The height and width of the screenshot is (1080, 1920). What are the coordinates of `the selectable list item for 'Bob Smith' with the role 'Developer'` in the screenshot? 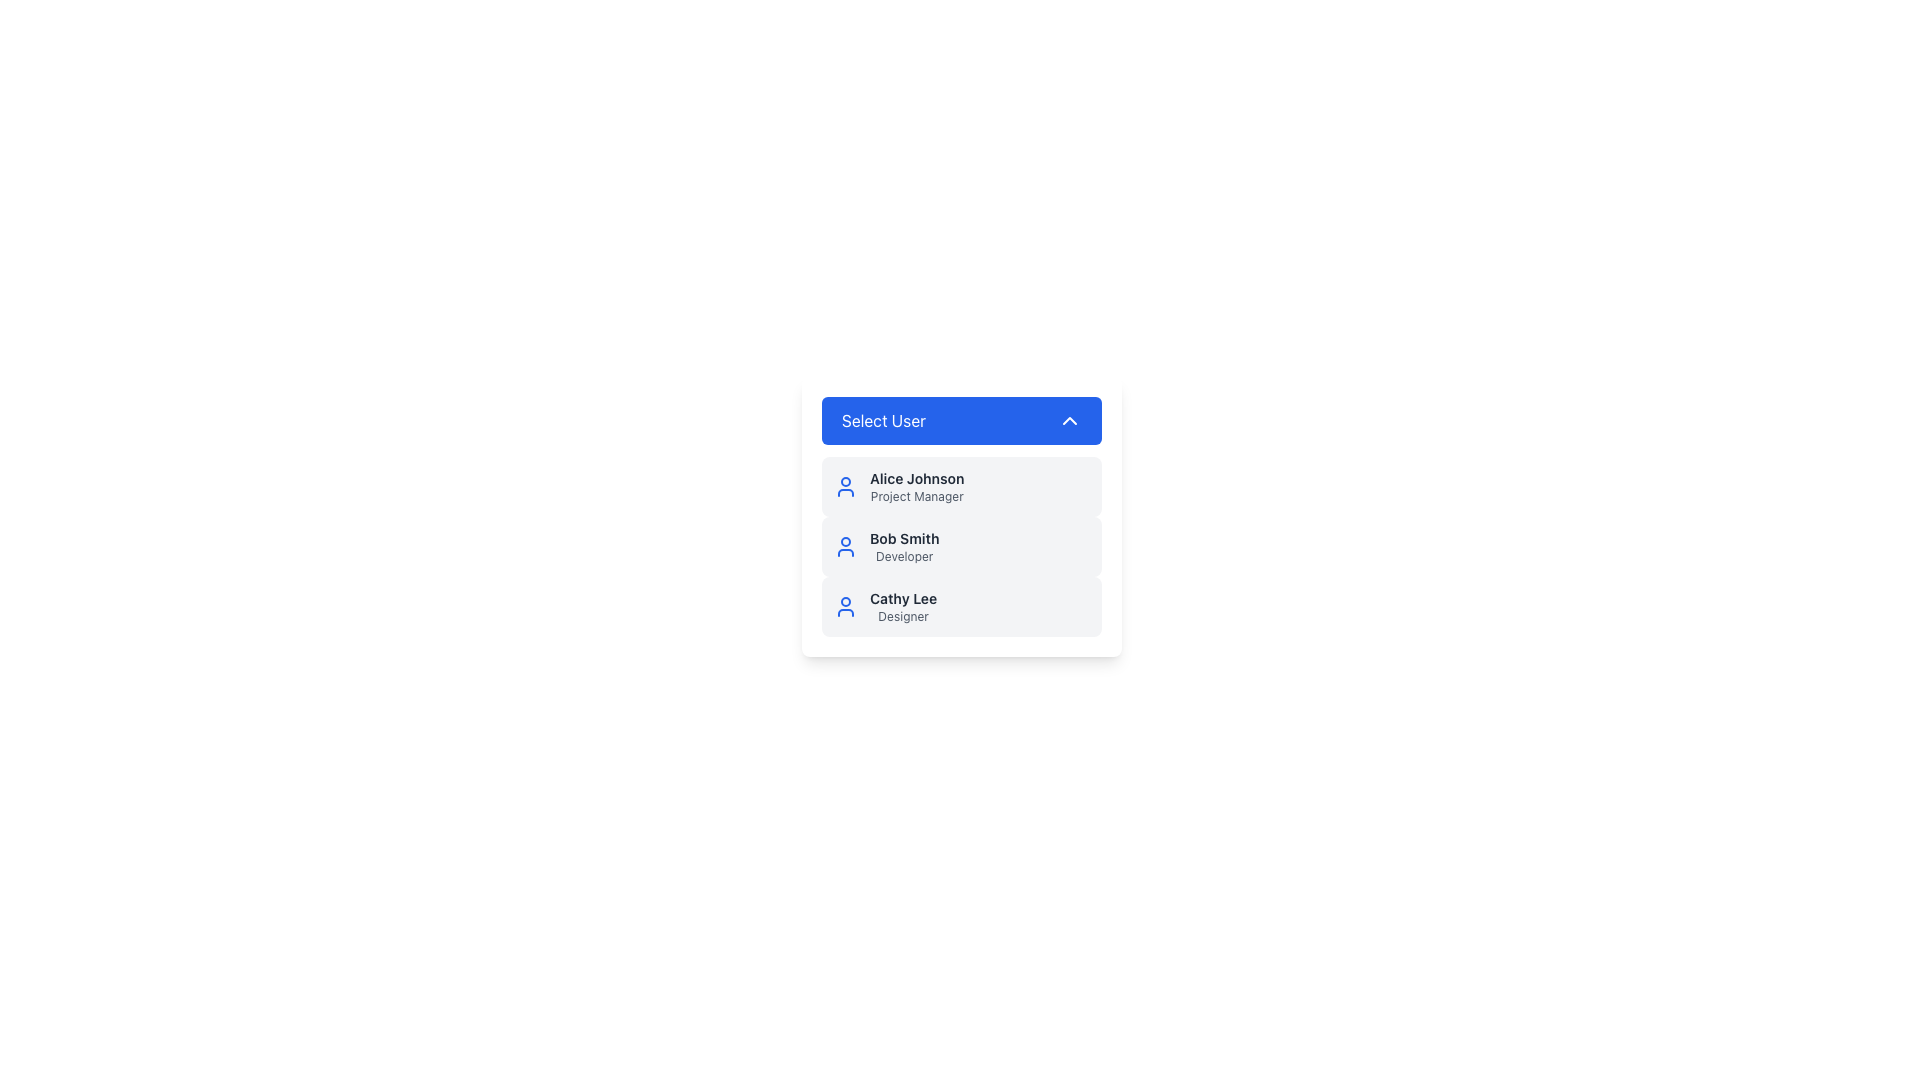 It's located at (961, 515).